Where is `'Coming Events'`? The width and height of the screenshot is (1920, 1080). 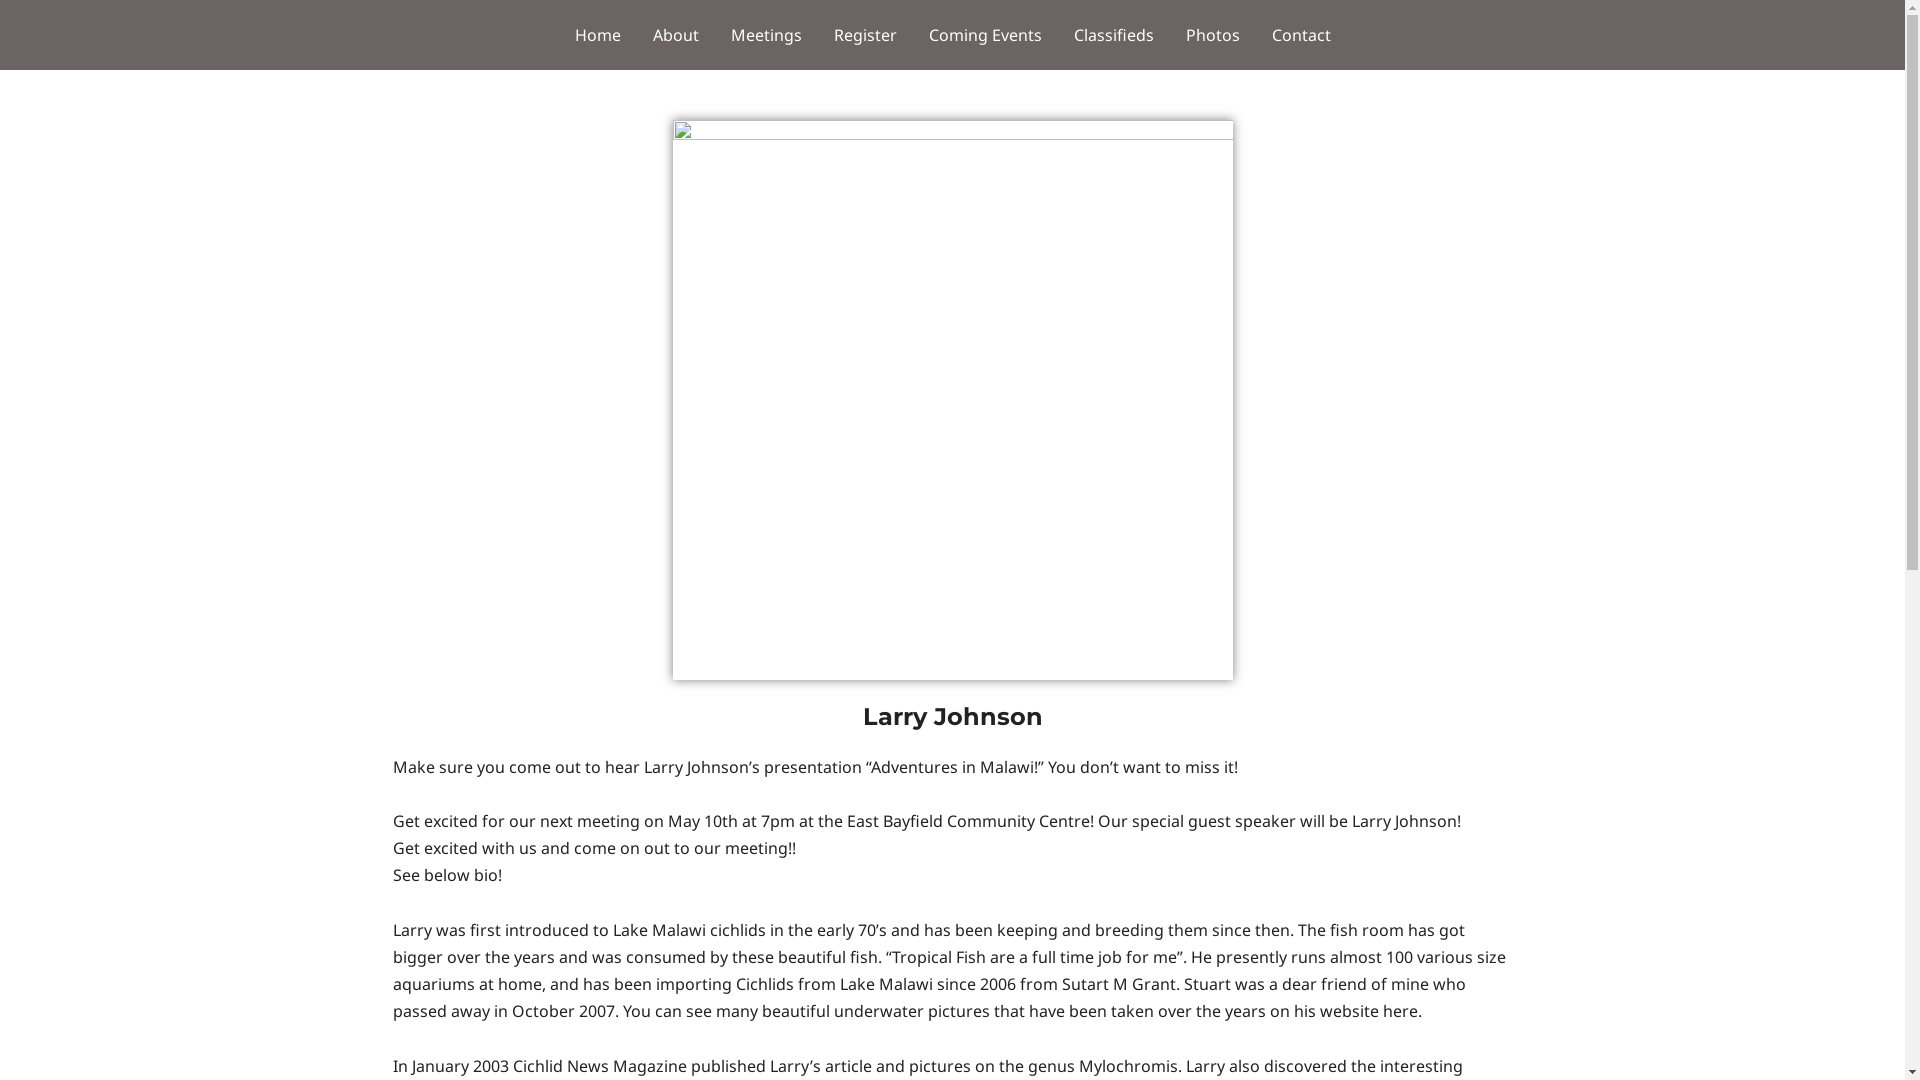 'Coming Events' is located at coordinates (984, 34).